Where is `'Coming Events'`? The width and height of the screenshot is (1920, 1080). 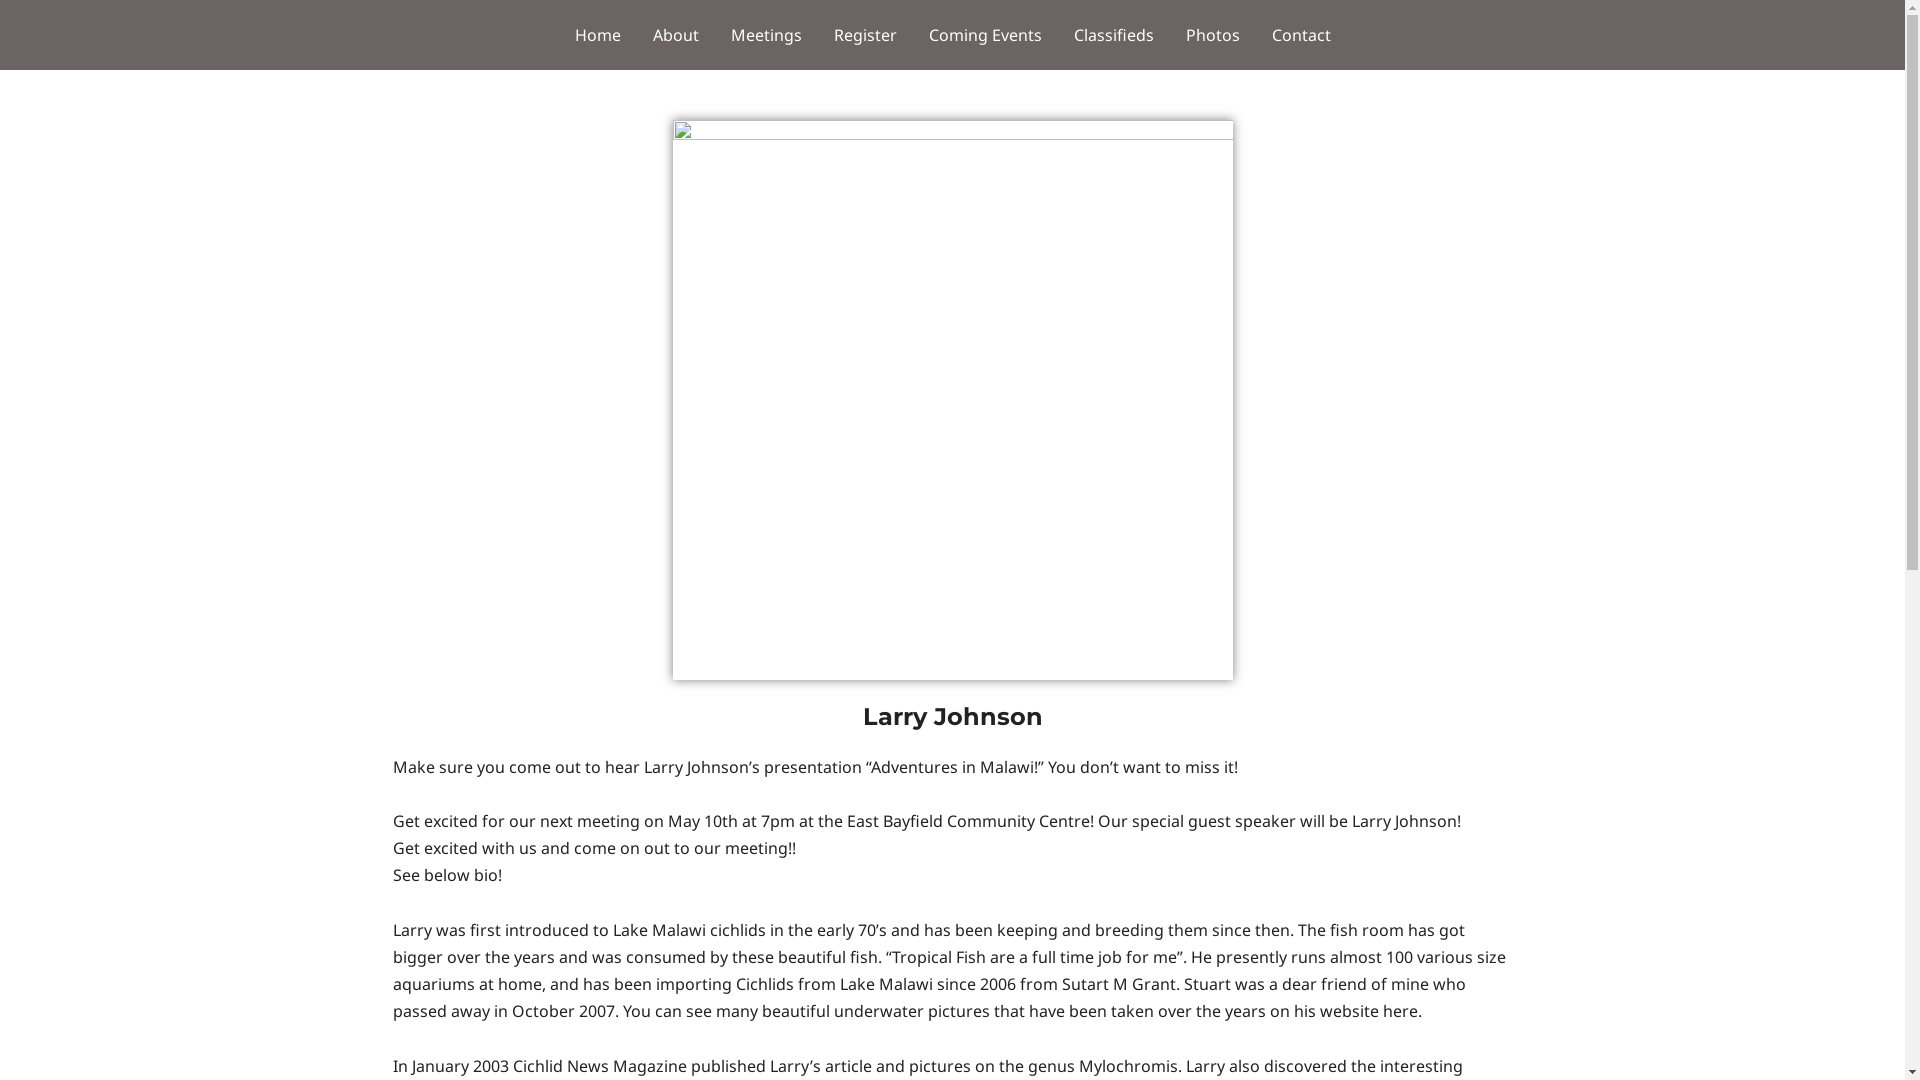 'Coming Events' is located at coordinates (984, 34).